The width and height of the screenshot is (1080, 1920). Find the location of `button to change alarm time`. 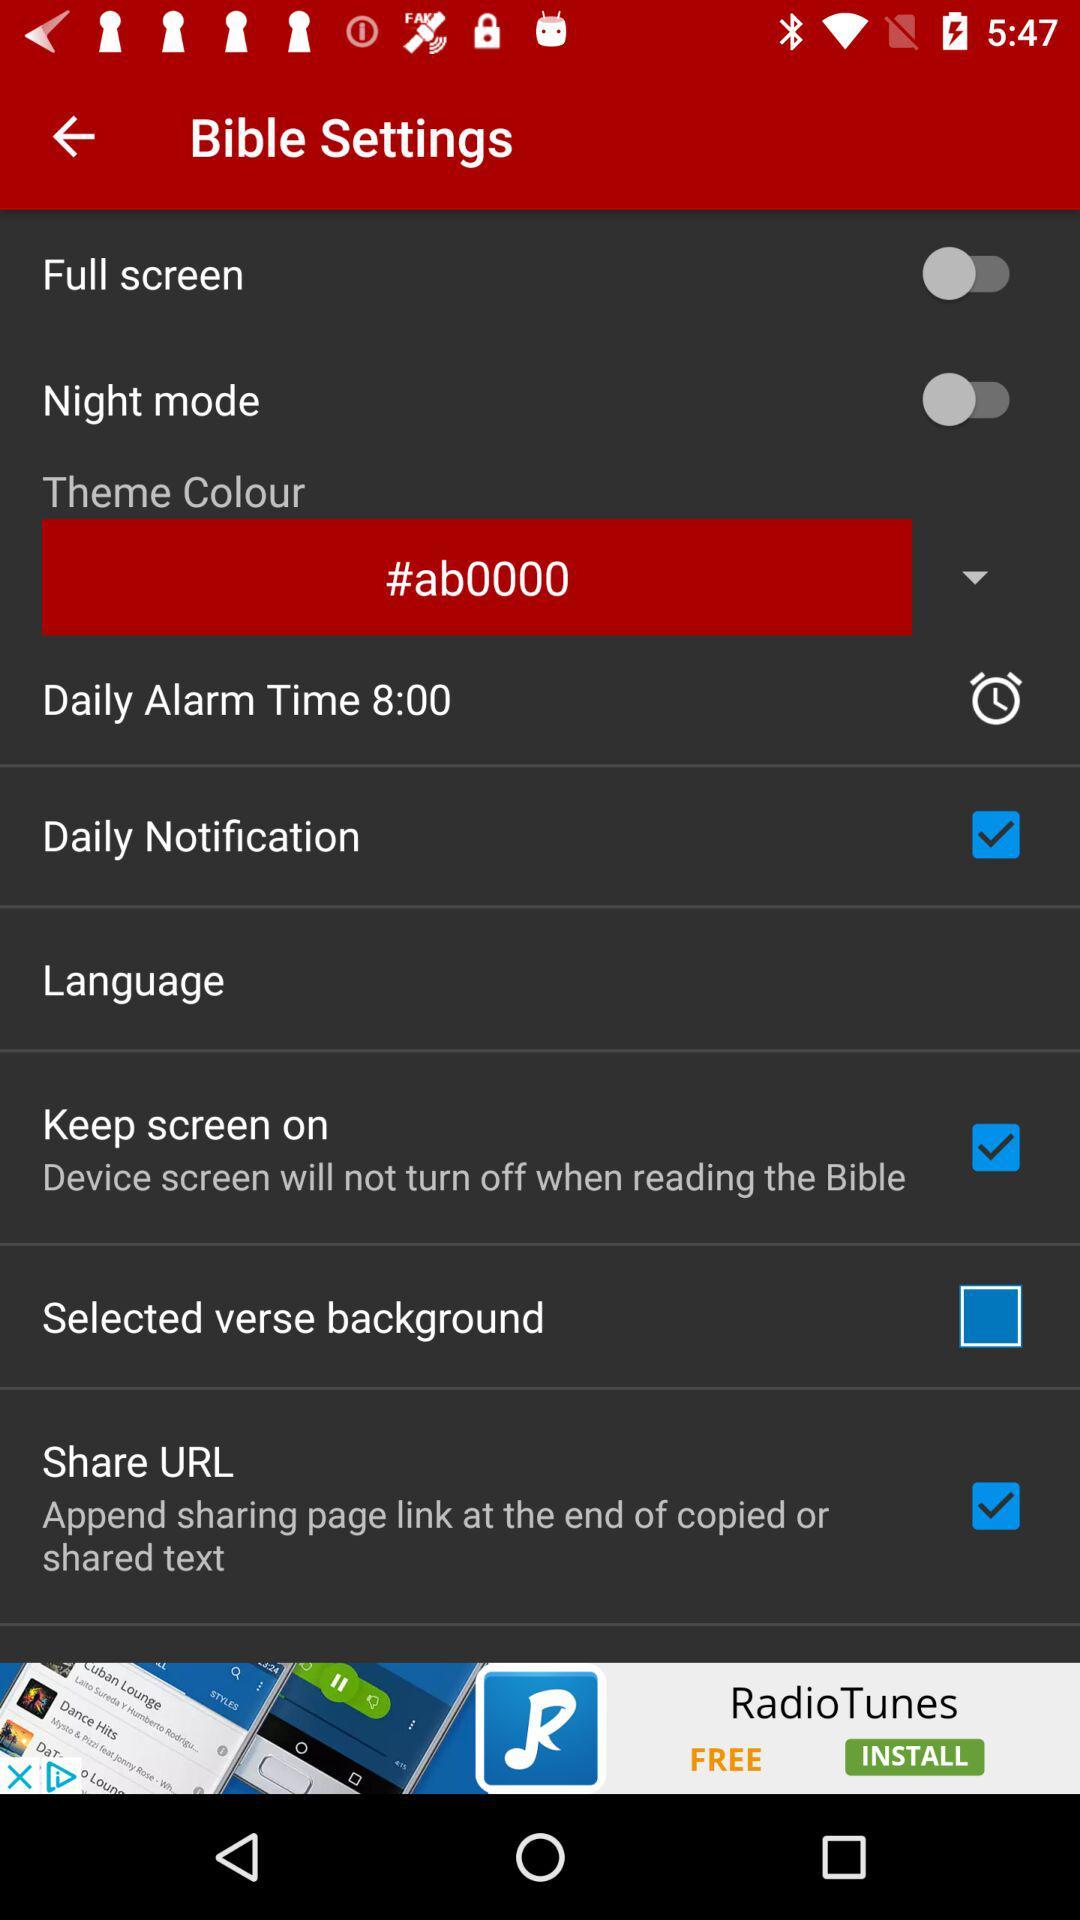

button to change alarm time is located at coordinates (995, 698).